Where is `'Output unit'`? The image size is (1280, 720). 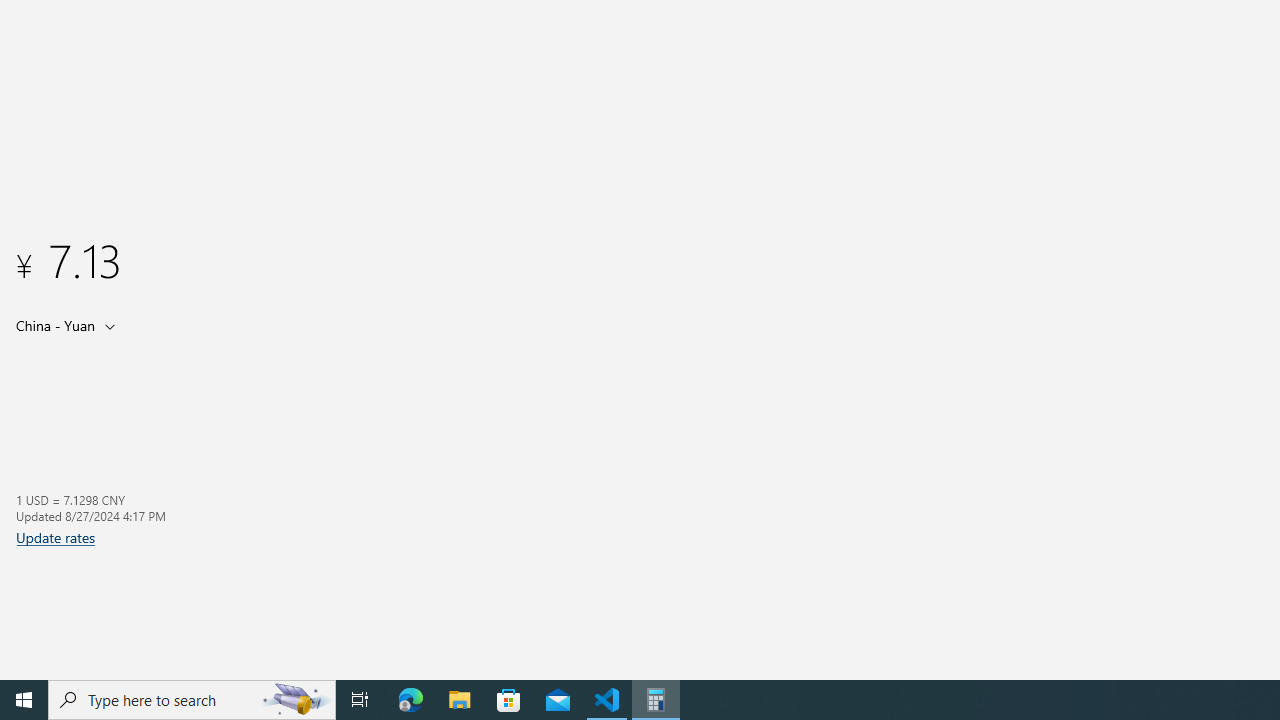 'Output unit' is located at coordinates (69, 324).